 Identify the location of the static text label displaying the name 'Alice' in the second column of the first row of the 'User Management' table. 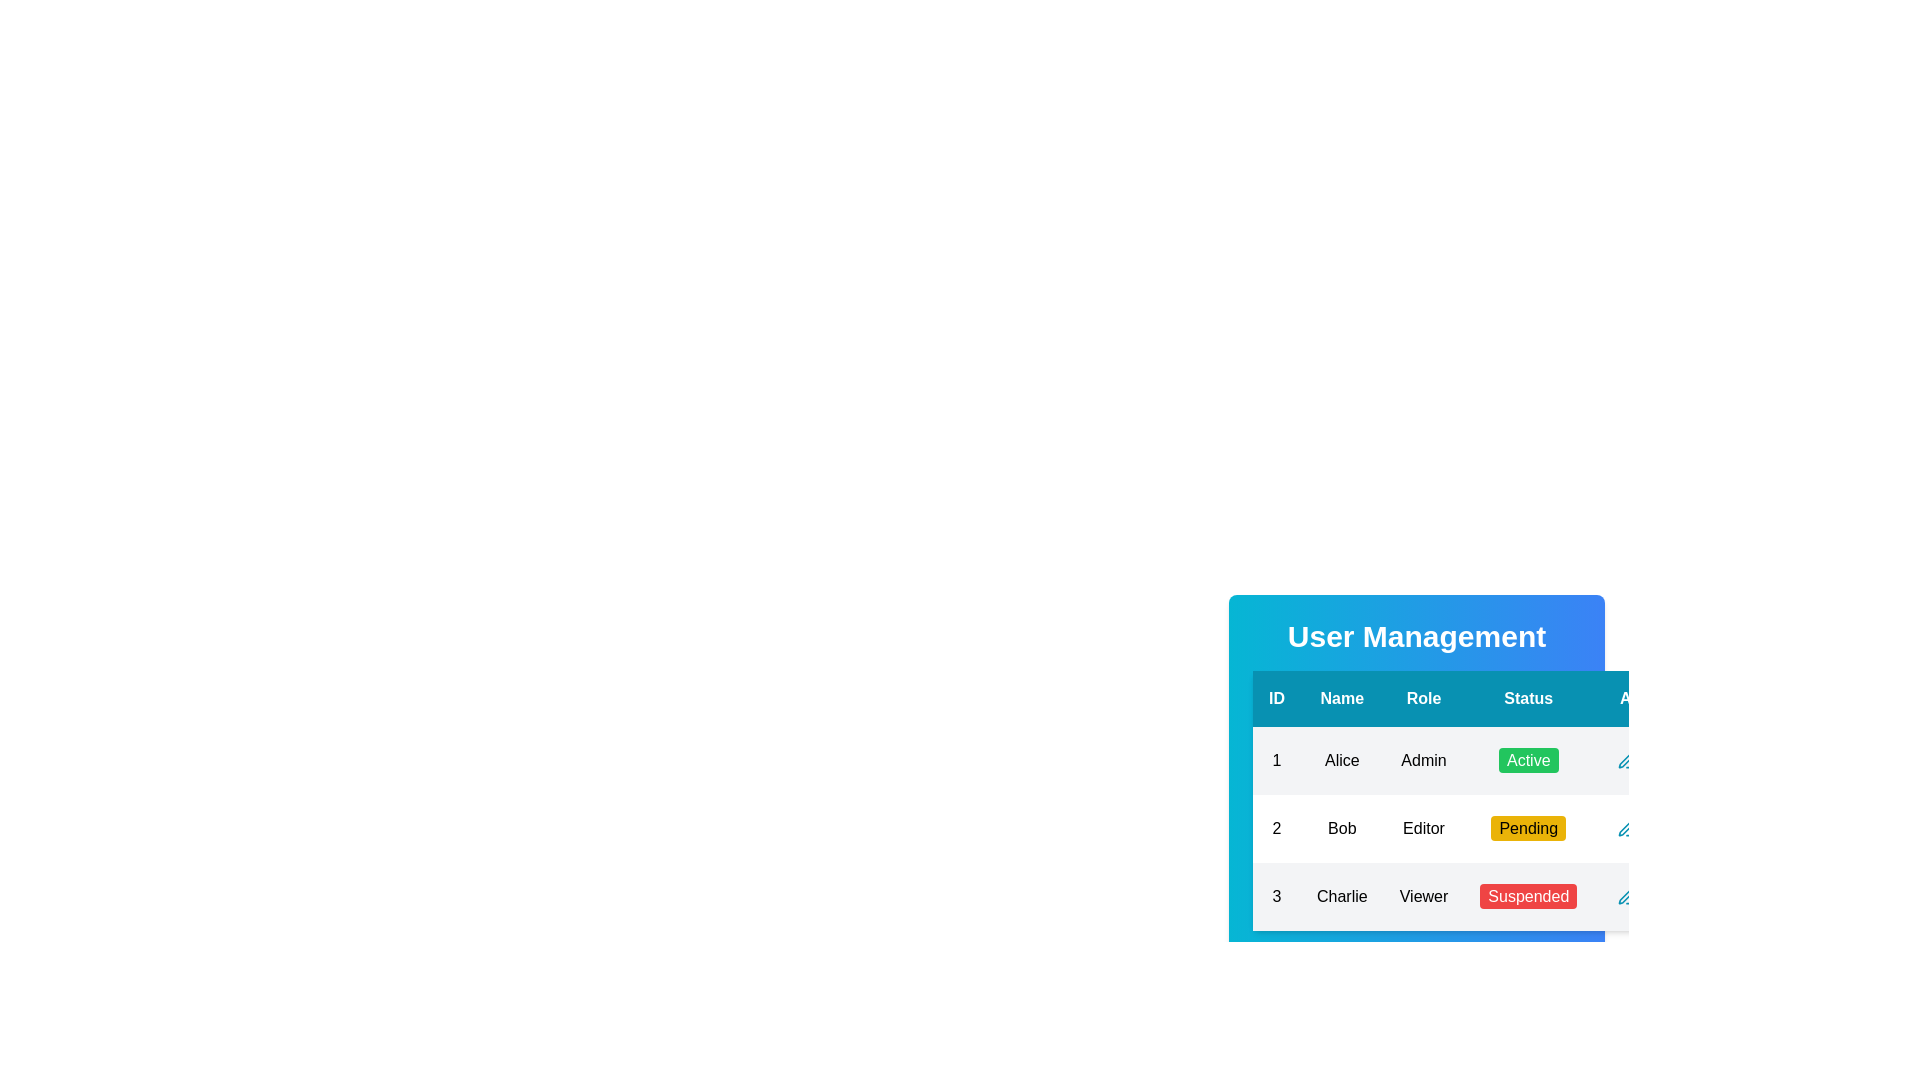
(1342, 760).